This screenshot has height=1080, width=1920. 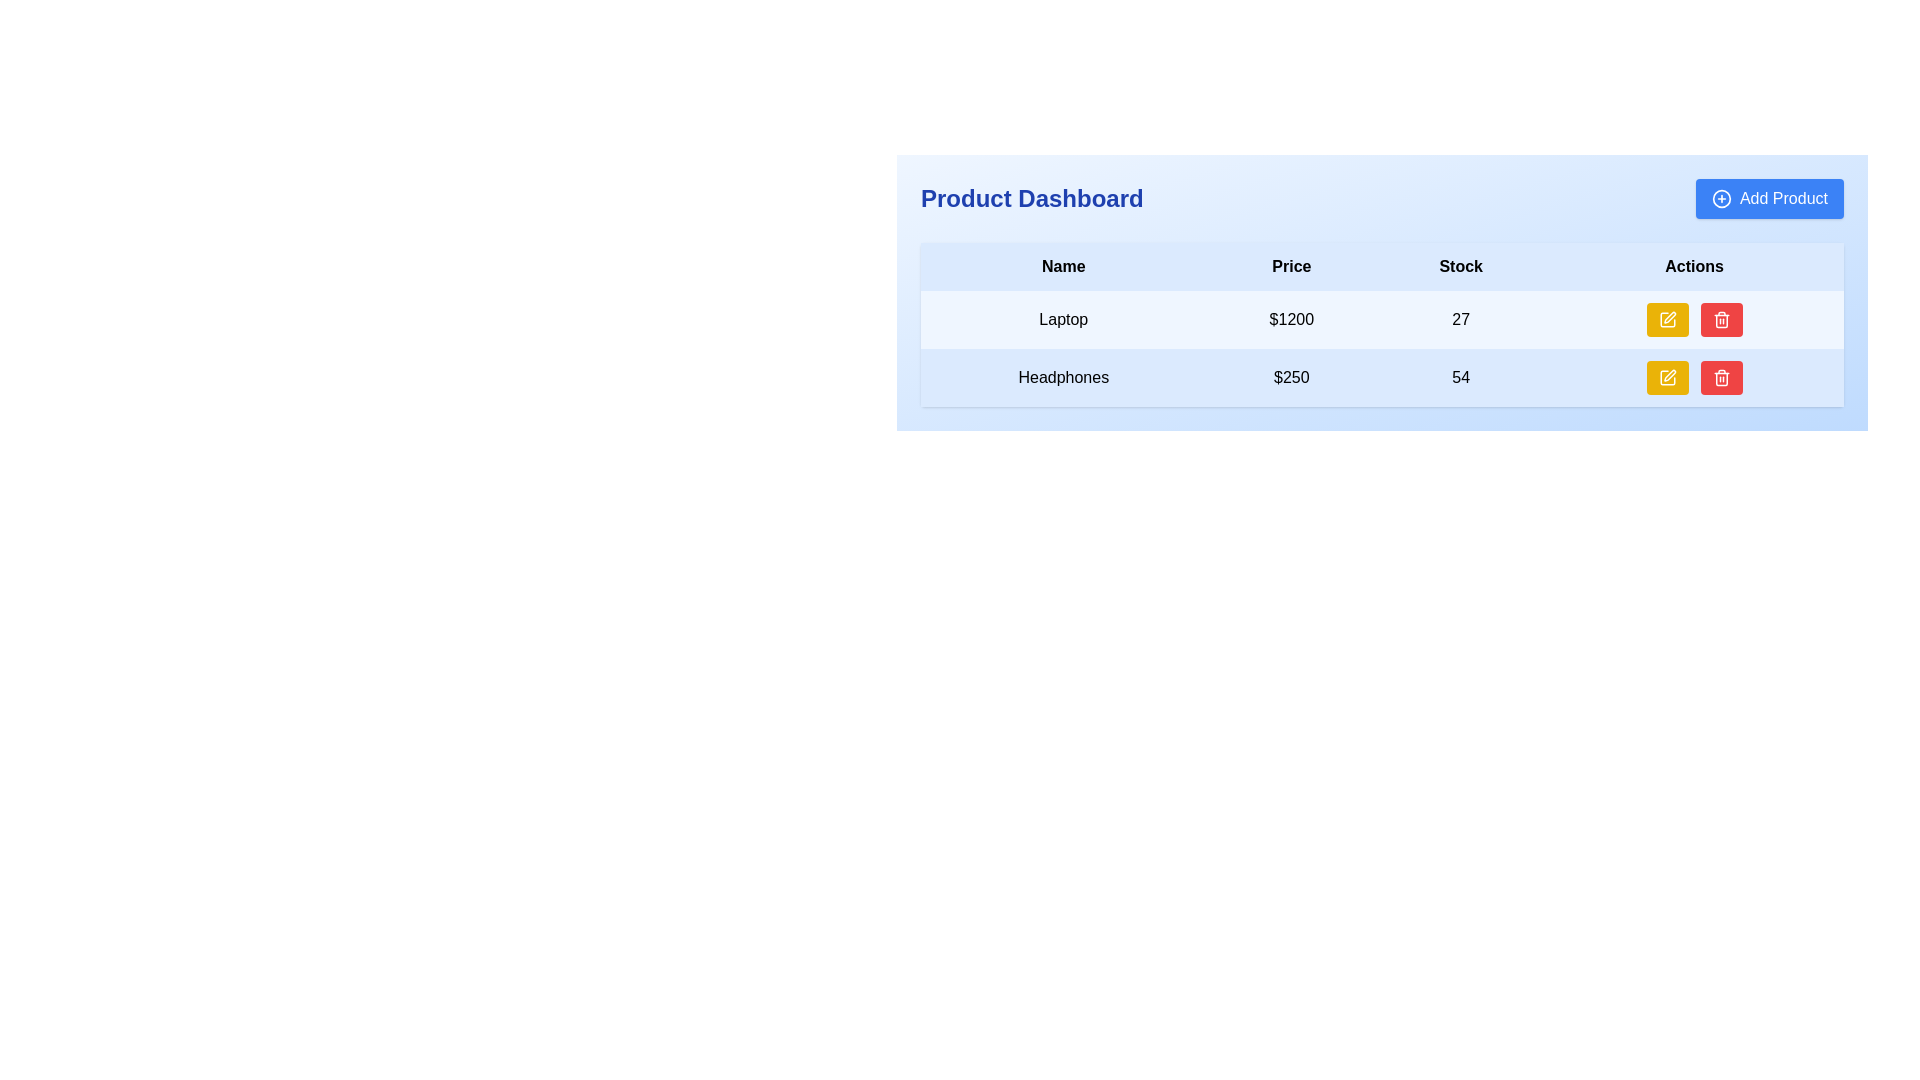 What do you see at coordinates (1720, 378) in the screenshot?
I see `the delete button located in the 'Actions' column of the second row of the table` at bounding box center [1720, 378].